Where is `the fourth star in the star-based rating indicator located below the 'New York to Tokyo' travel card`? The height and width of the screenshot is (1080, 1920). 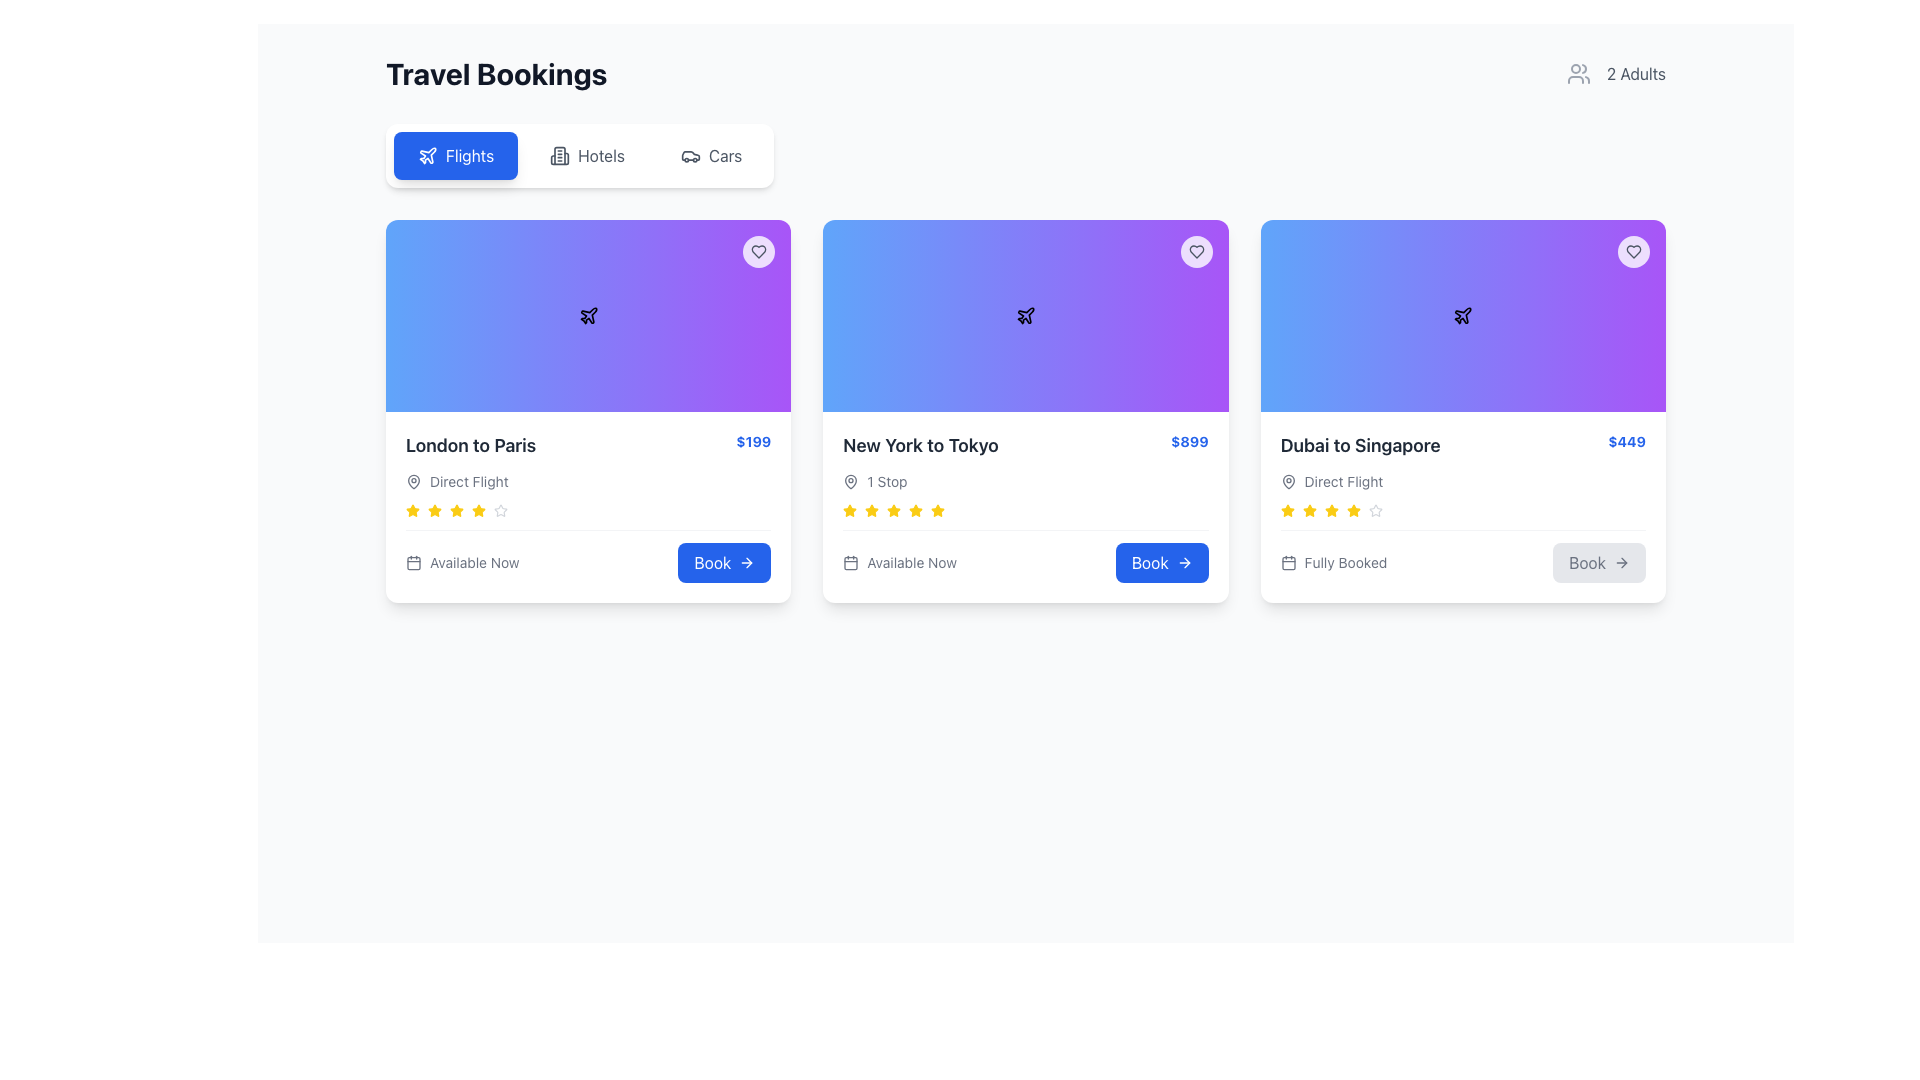
the fourth star in the star-based rating indicator located below the 'New York to Tokyo' travel card is located at coordinates (872, 509).